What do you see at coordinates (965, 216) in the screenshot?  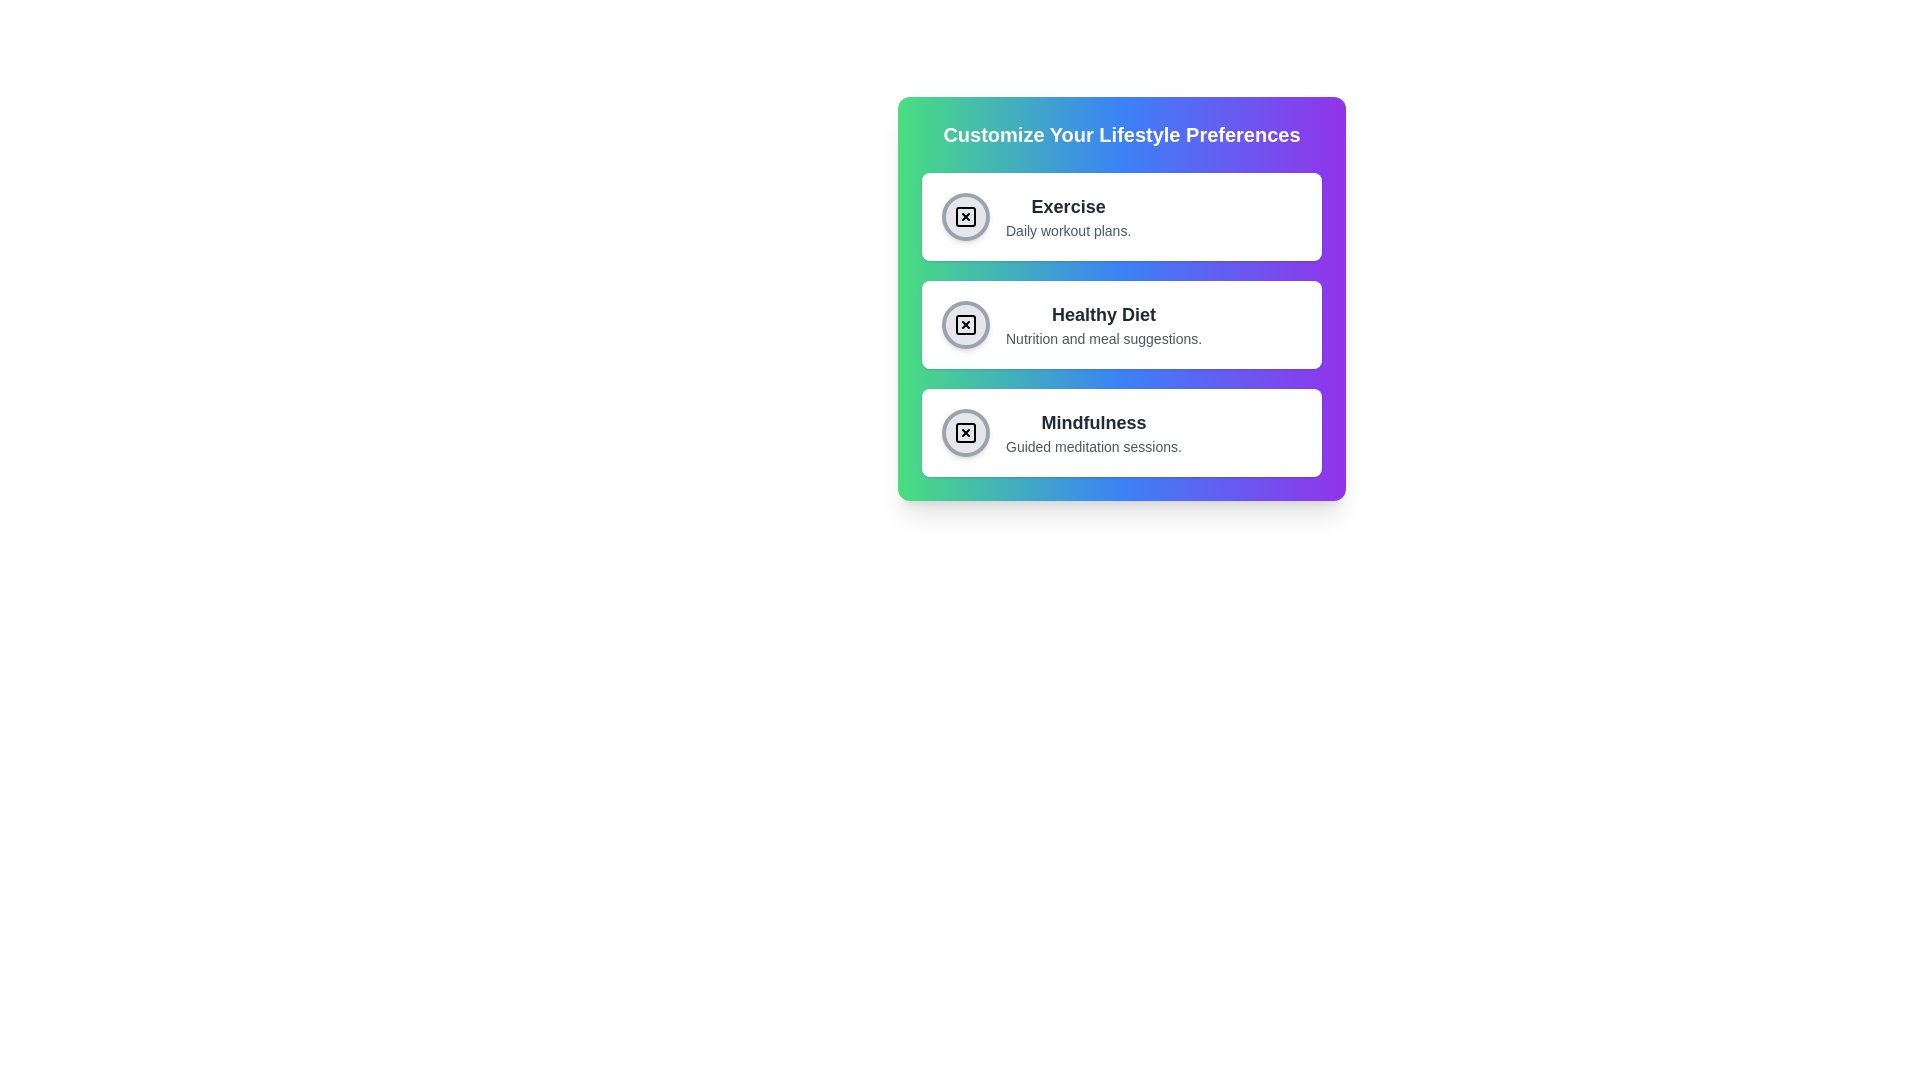 I see `the red 'X' icon within the button-like component located at the left of the 'Exercise' row in the card layout` at bounding box center [965, 216].